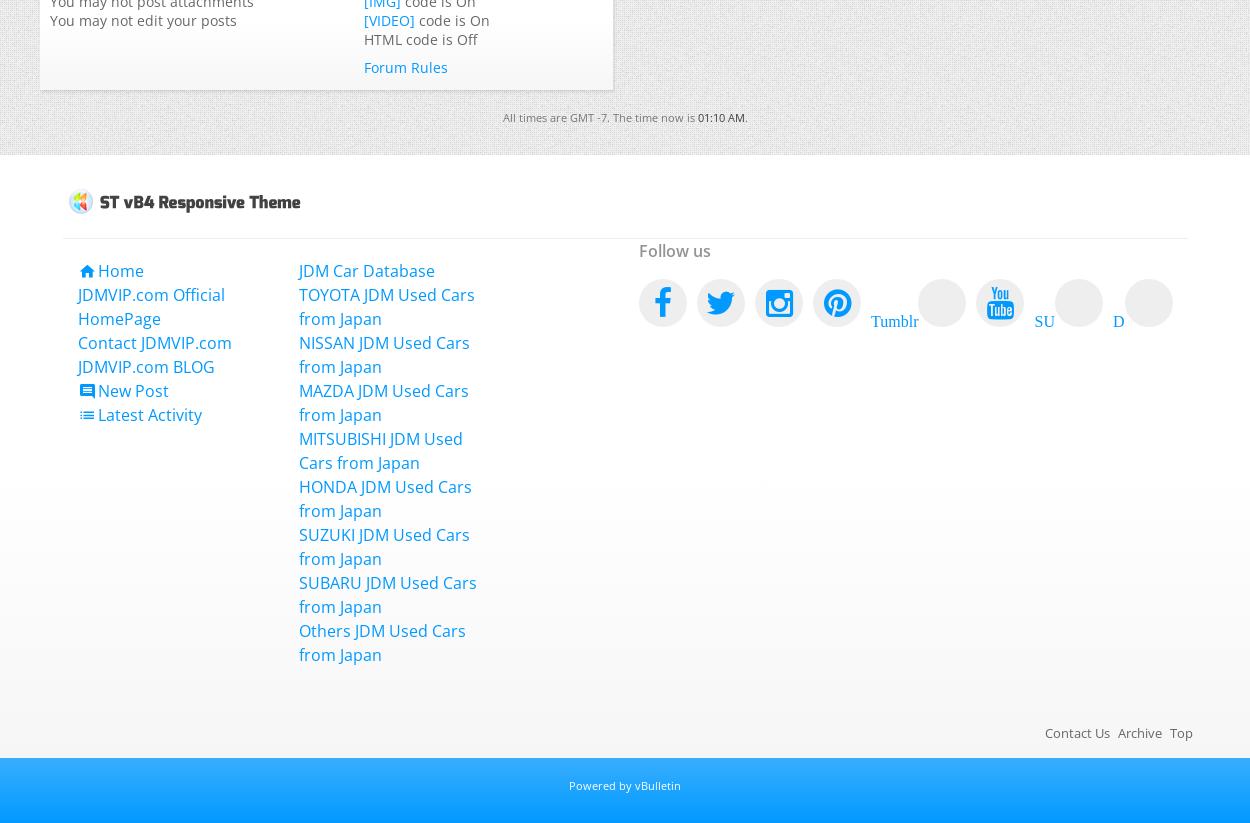 The height and width of the screenshot is (823, 1250). What do you see at coordinates (133, 19) in the screenshot?
I see `'edit your posts'` at bounding box center [133, 19].